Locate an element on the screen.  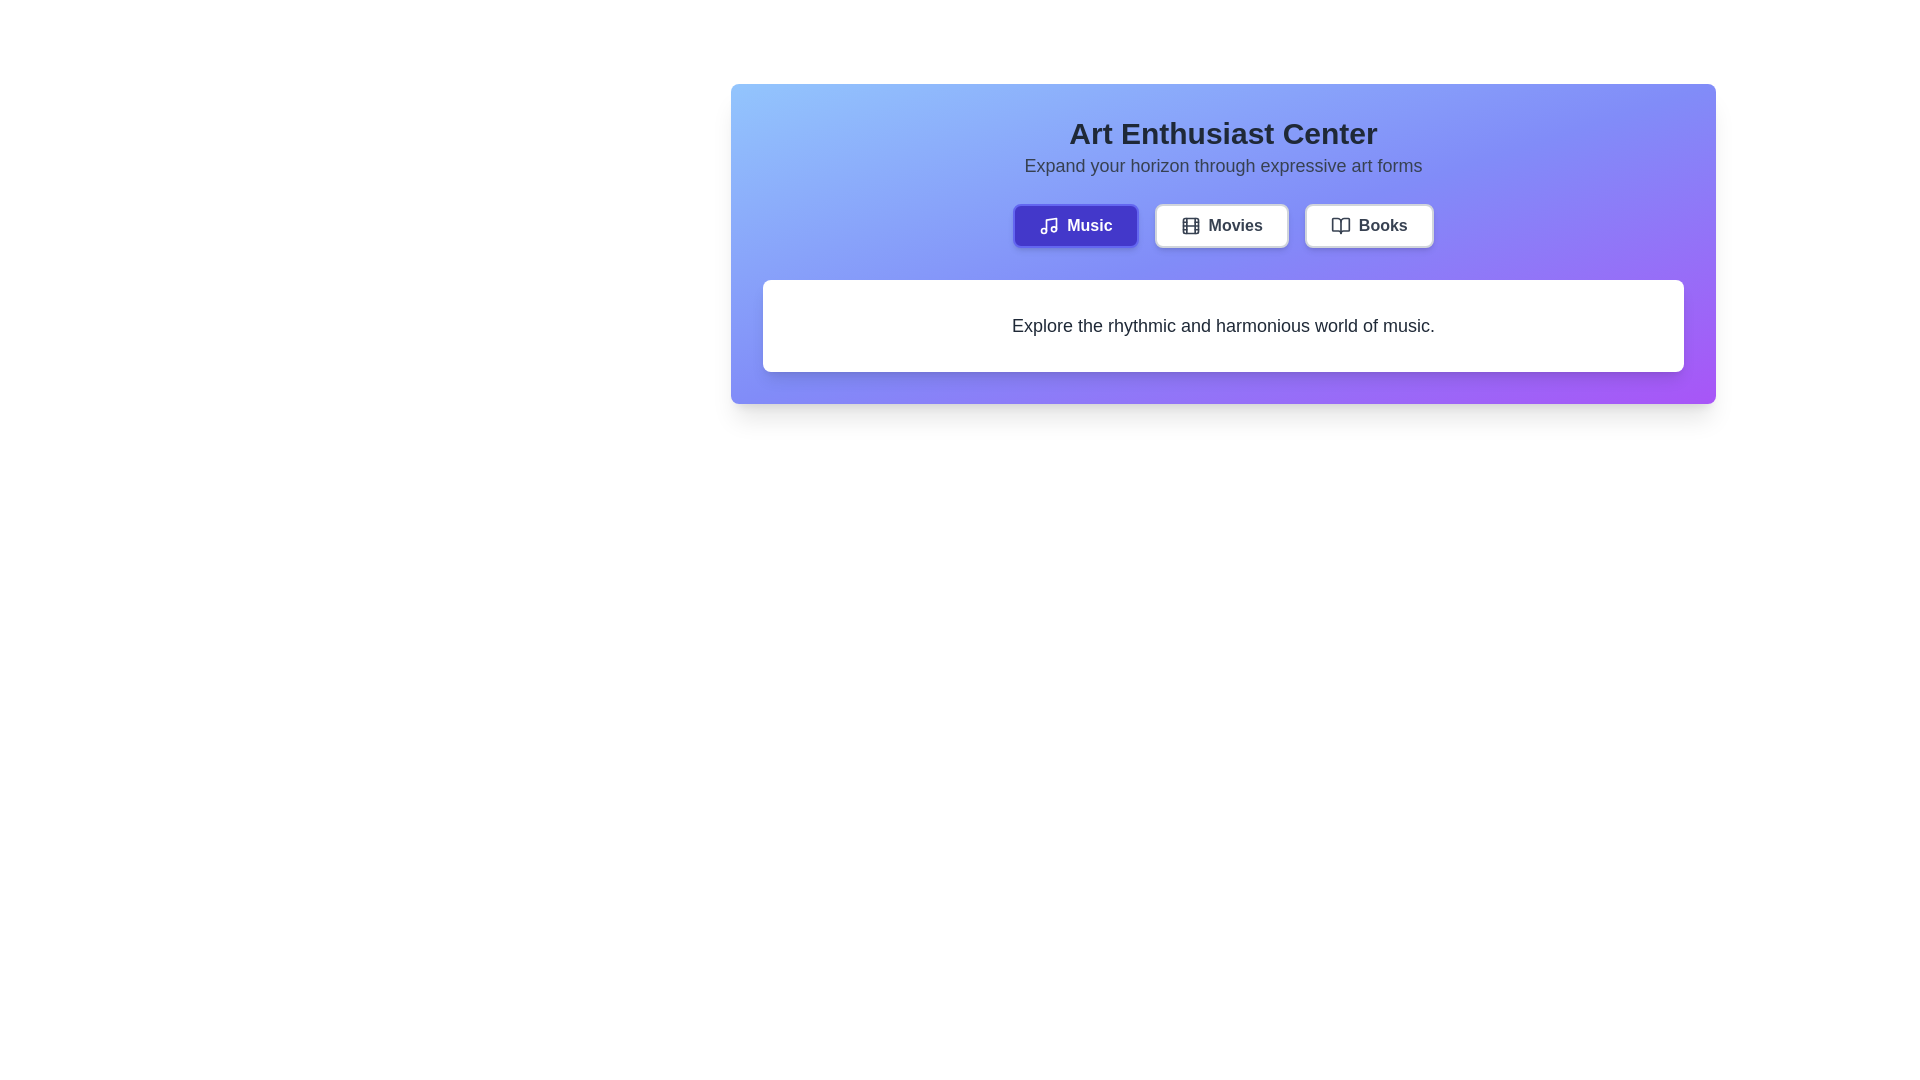
the tab labeled Music to select it is located at coordinates (1074, 225).